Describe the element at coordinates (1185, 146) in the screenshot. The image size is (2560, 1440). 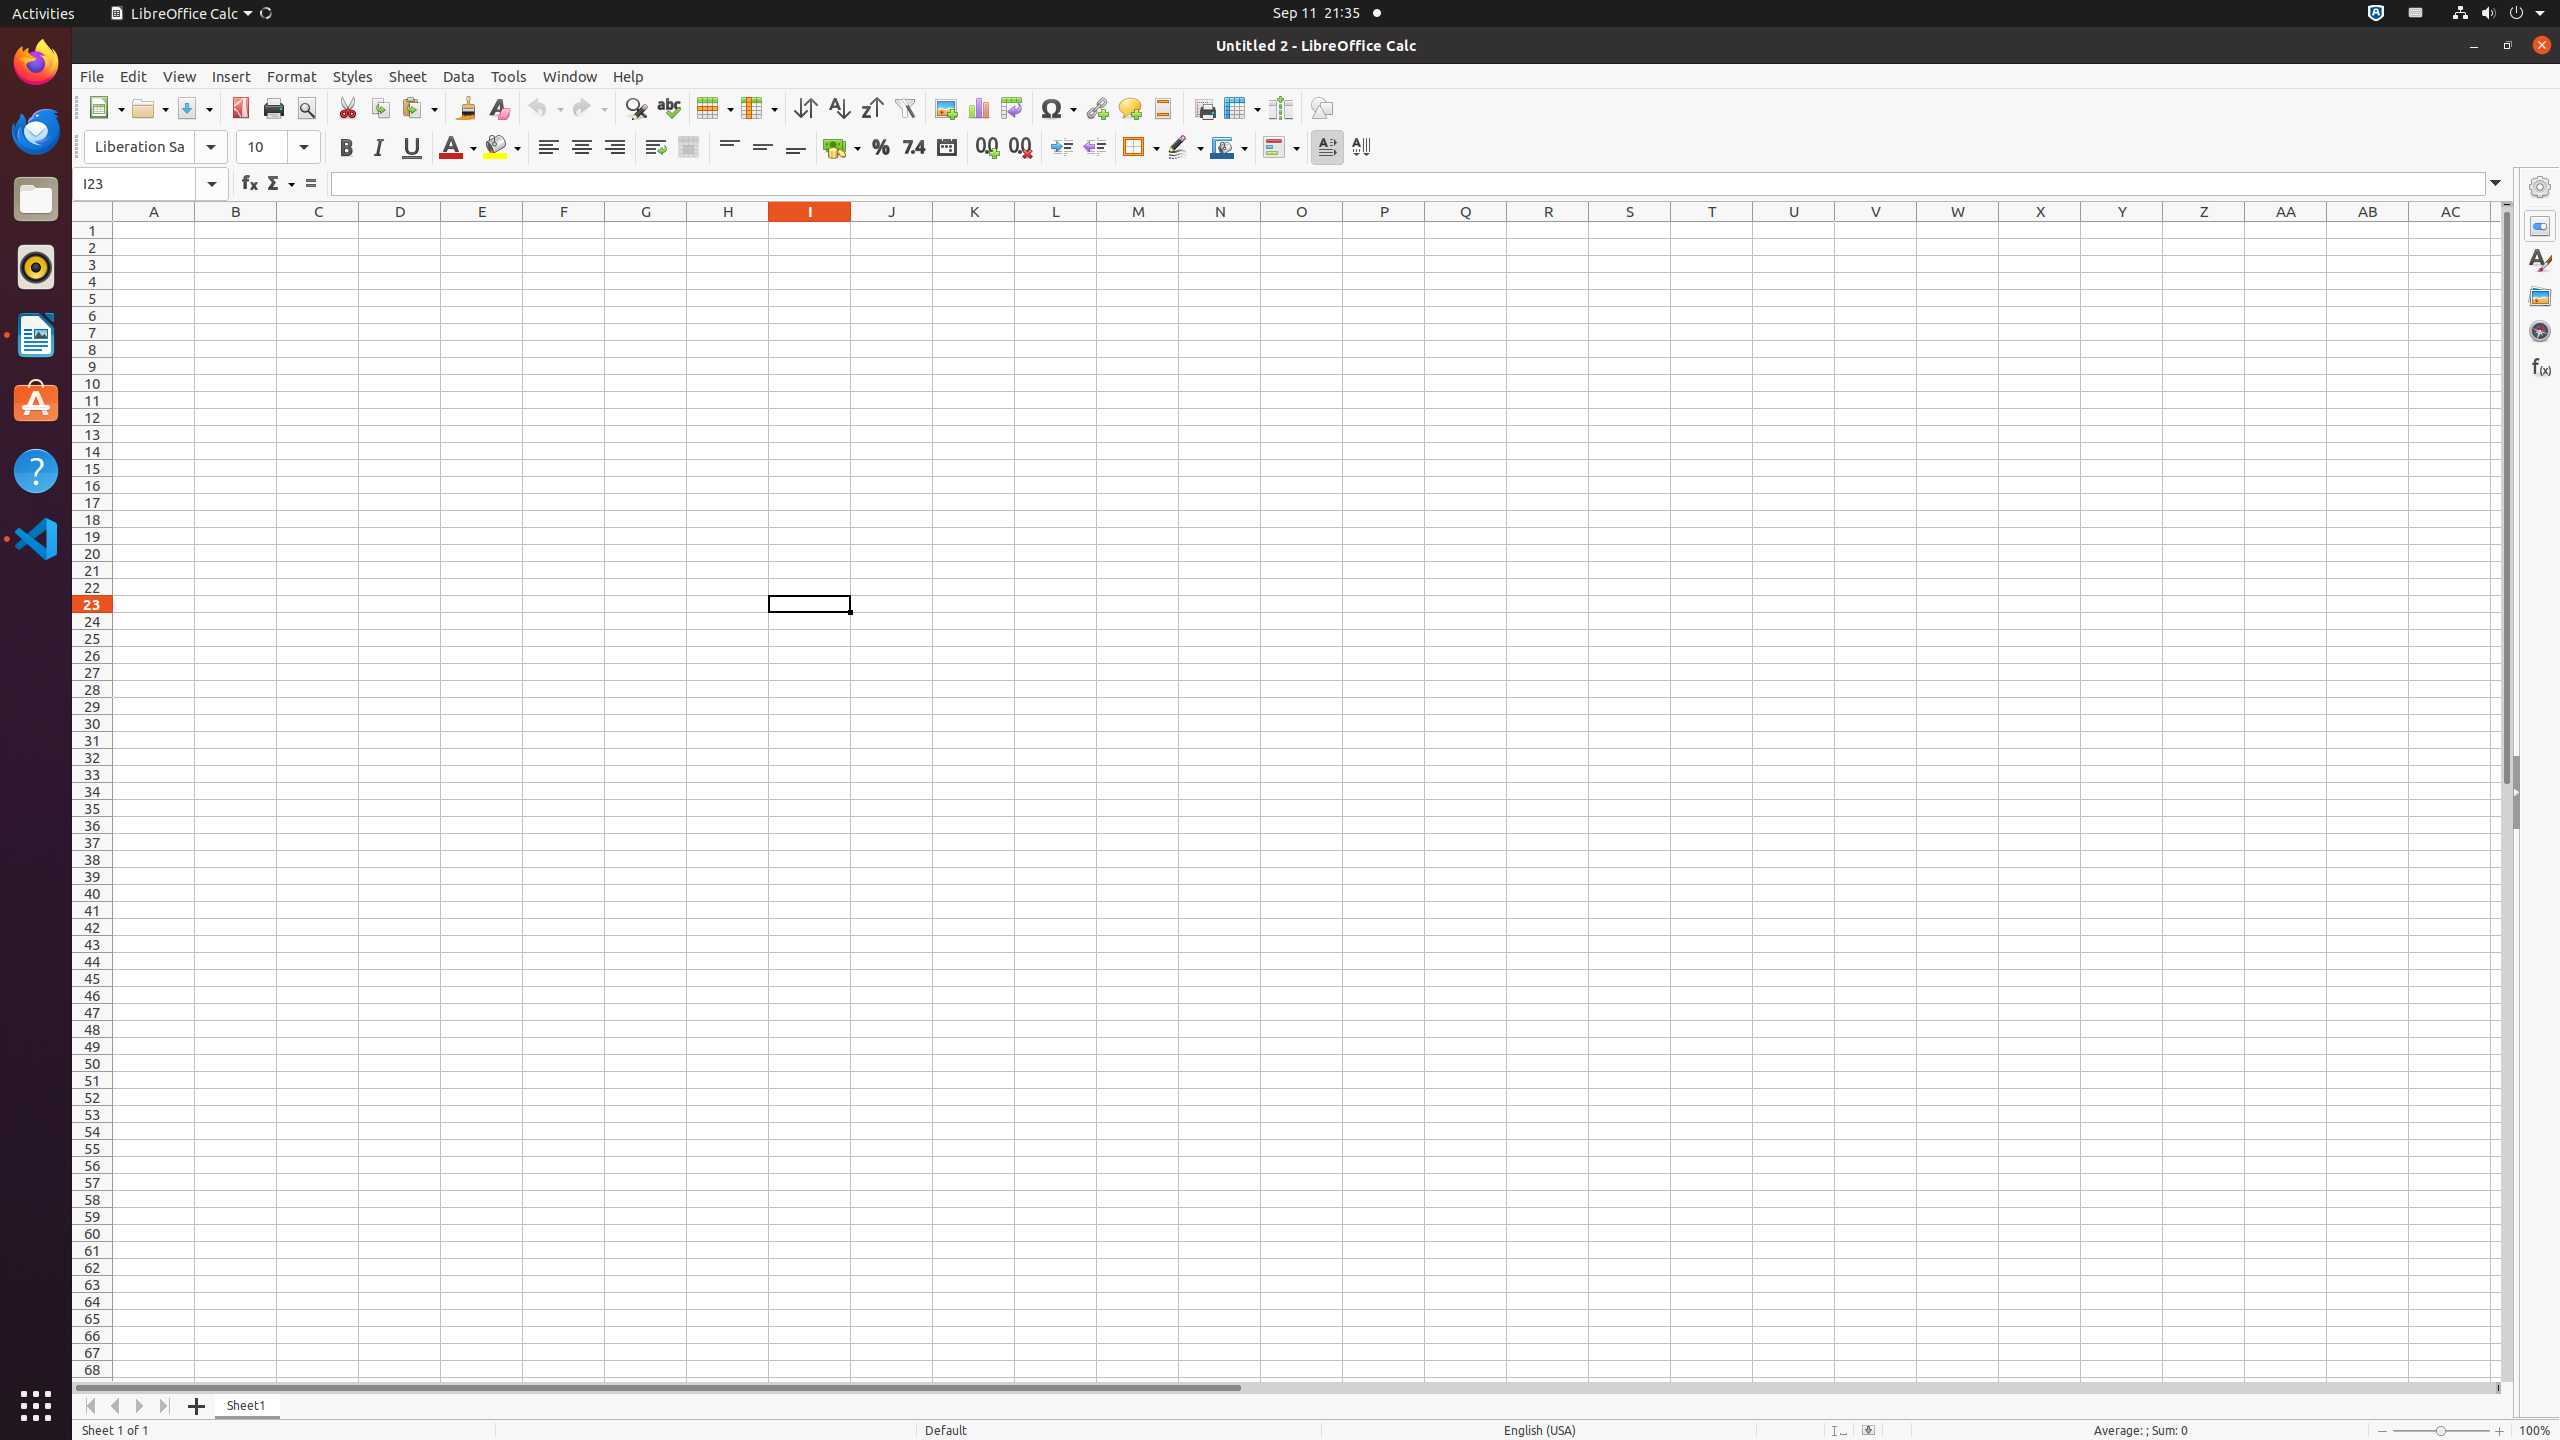
I see `'Border Style'` at that location.